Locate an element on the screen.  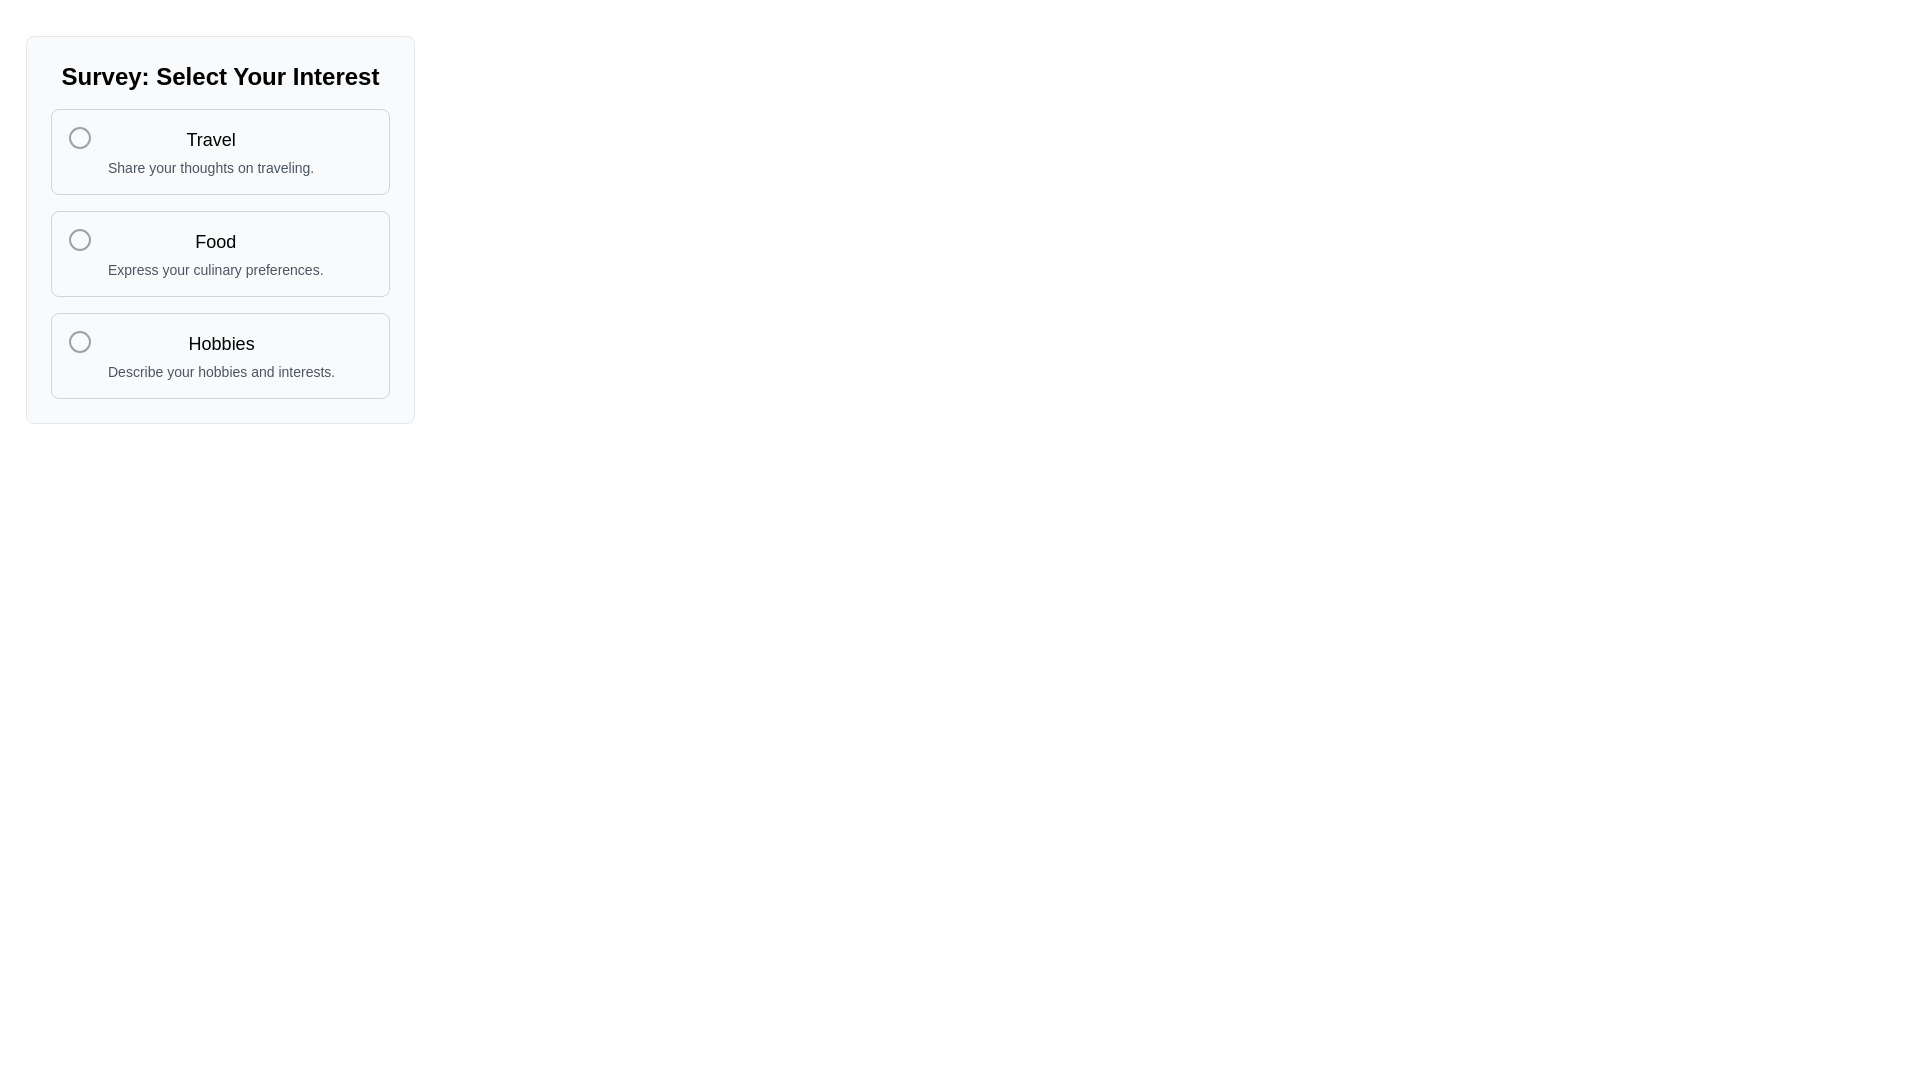
the text label displaying 'Hobbies' located in the survey section titled 'Survey: Select Your Interest' is located at coordinates (221, 342).